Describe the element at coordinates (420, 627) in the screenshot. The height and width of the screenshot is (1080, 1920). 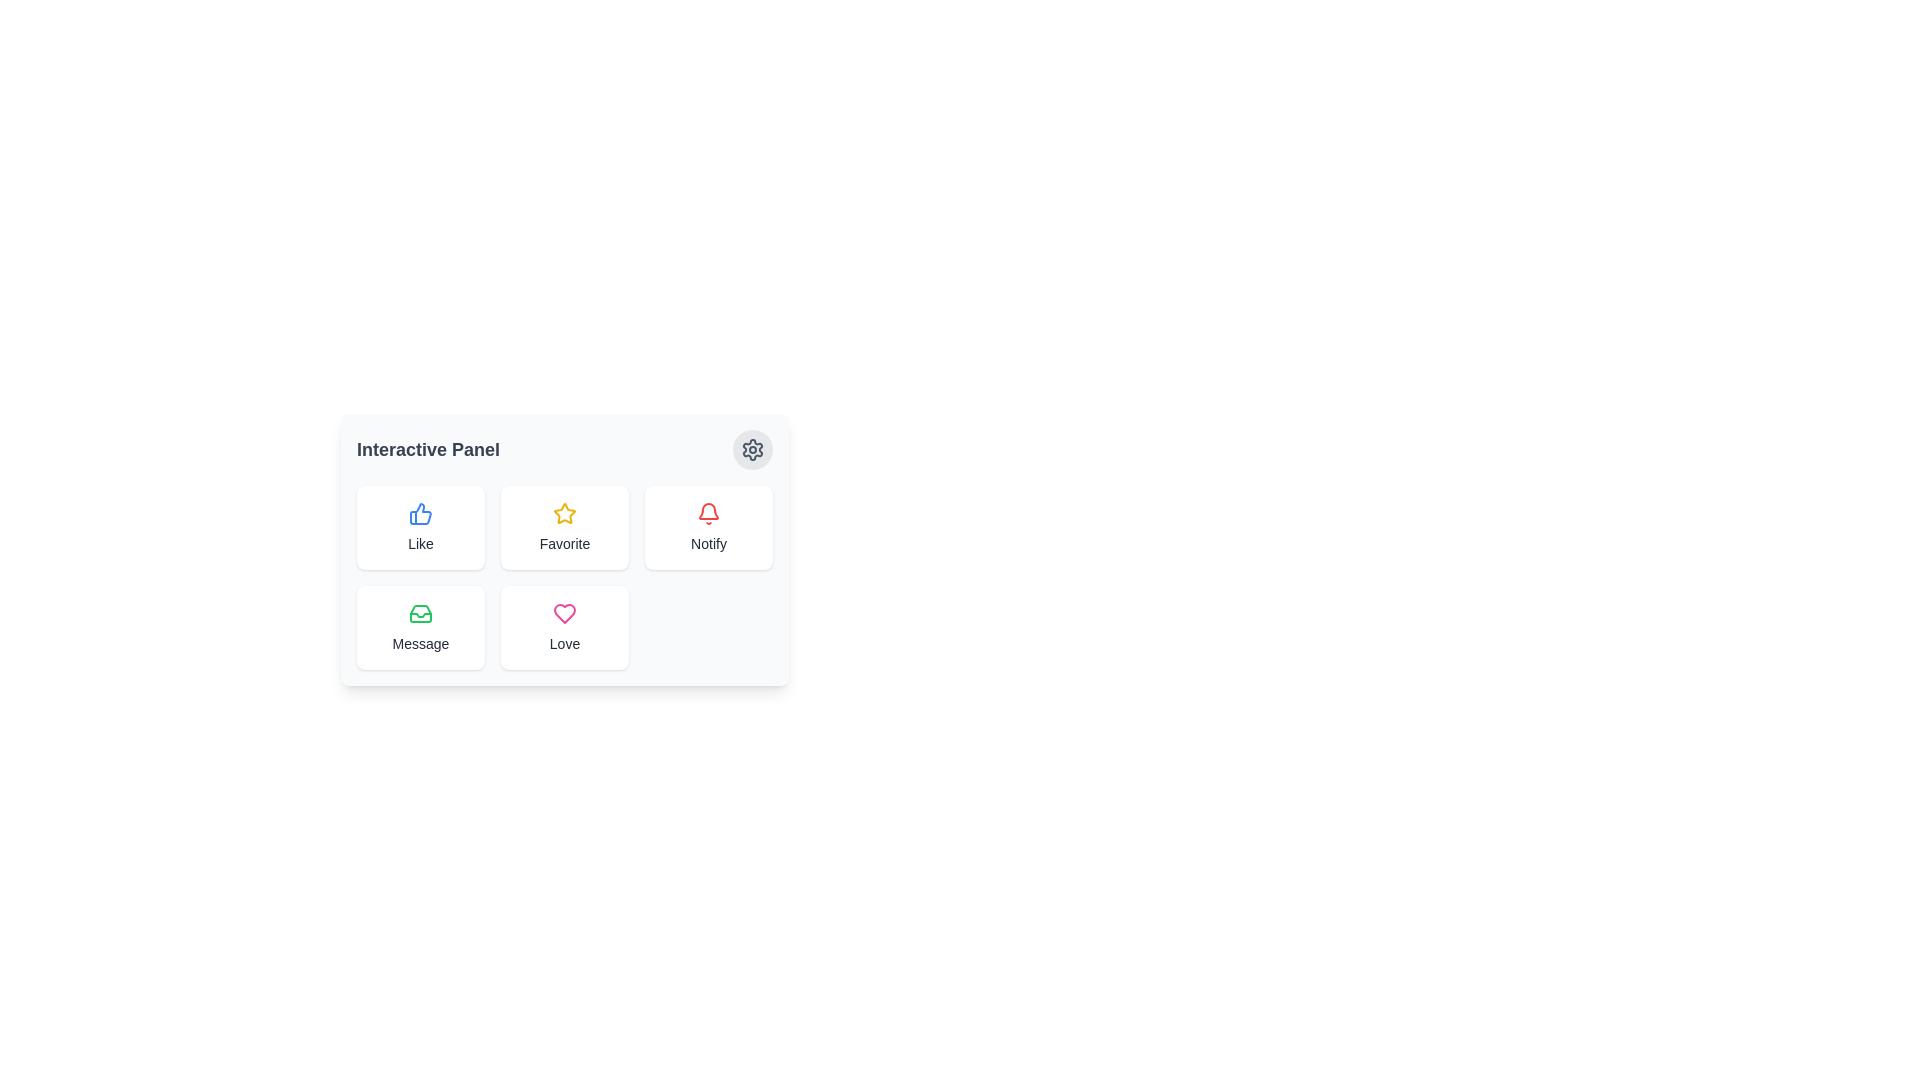
I see `the messaging button located at the bottom-left of the grid layout, which is the fourth button directly below the 'Like' button` at that location.